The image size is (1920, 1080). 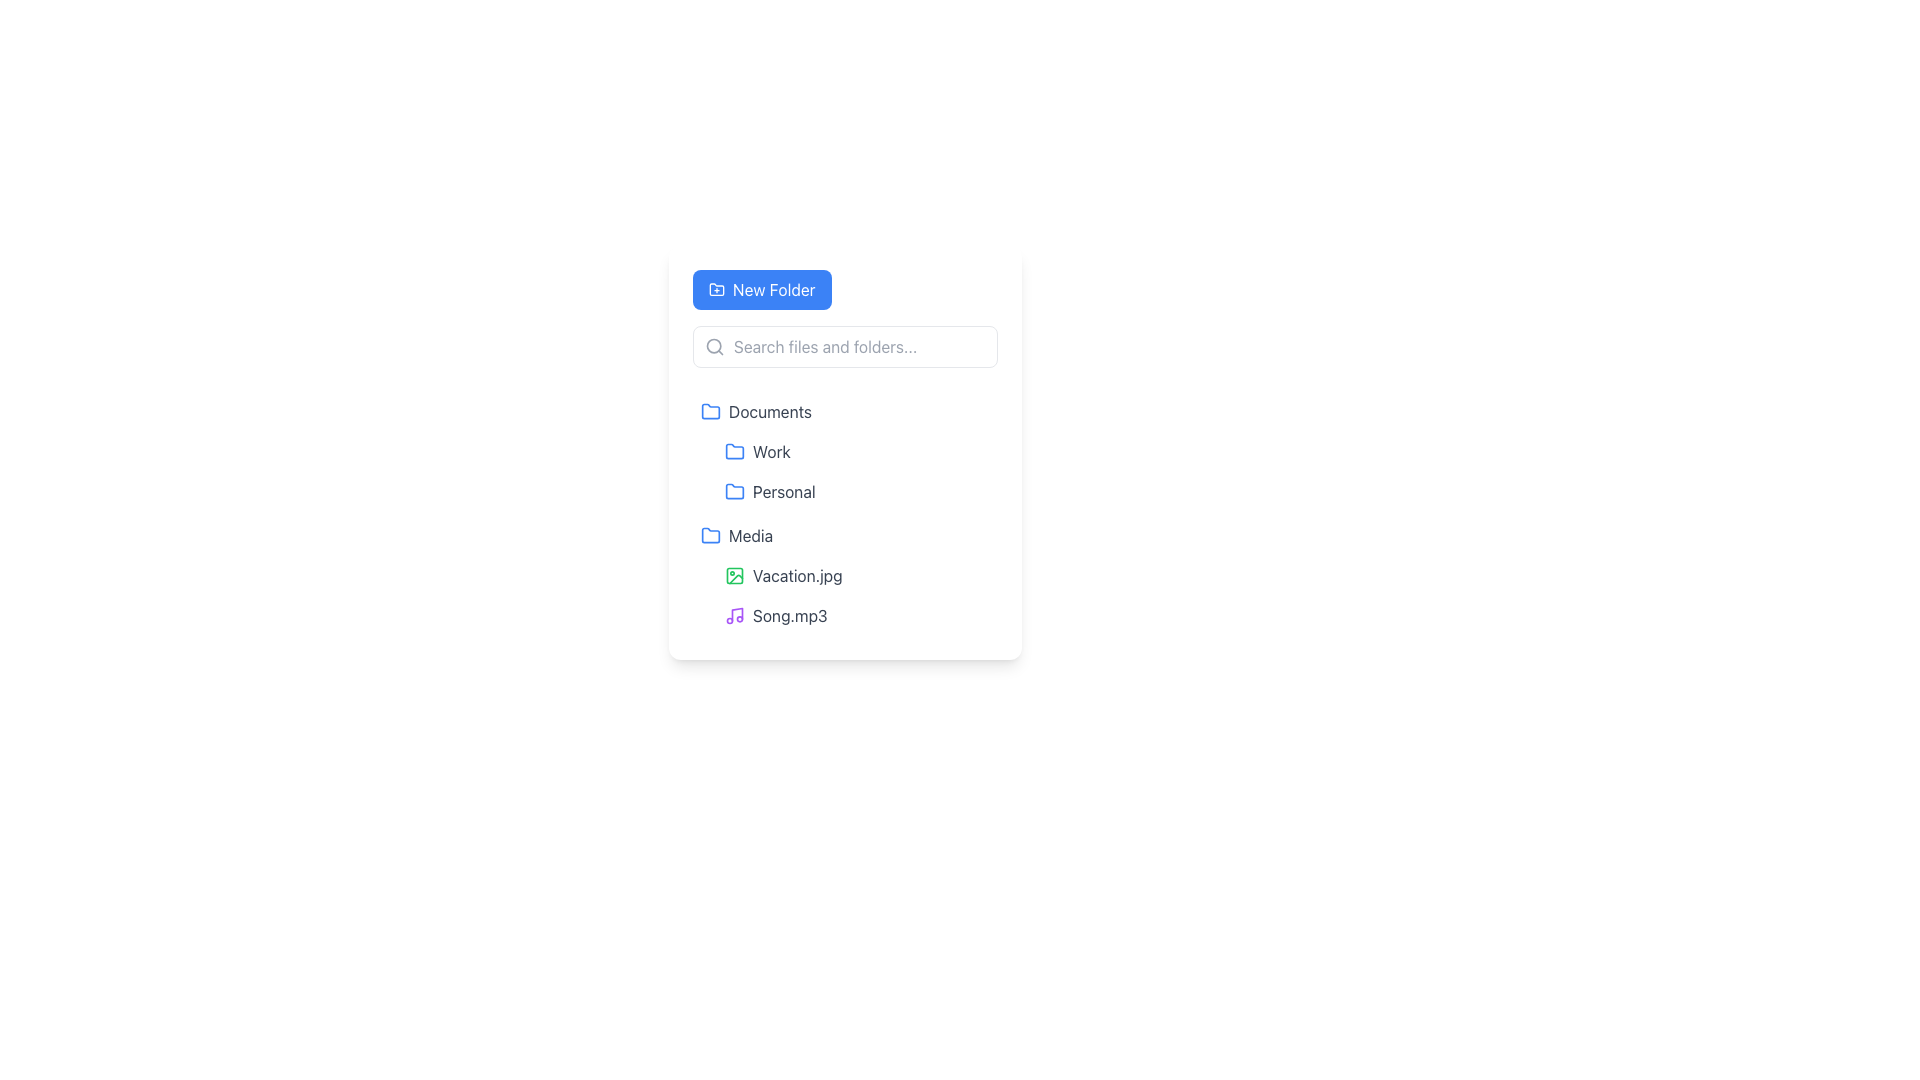 What do you see at coordinates (857, 575) in the screenshot?
I see `the first file entry named 'Vacation.jpg'` at bounding box center [857, 575].